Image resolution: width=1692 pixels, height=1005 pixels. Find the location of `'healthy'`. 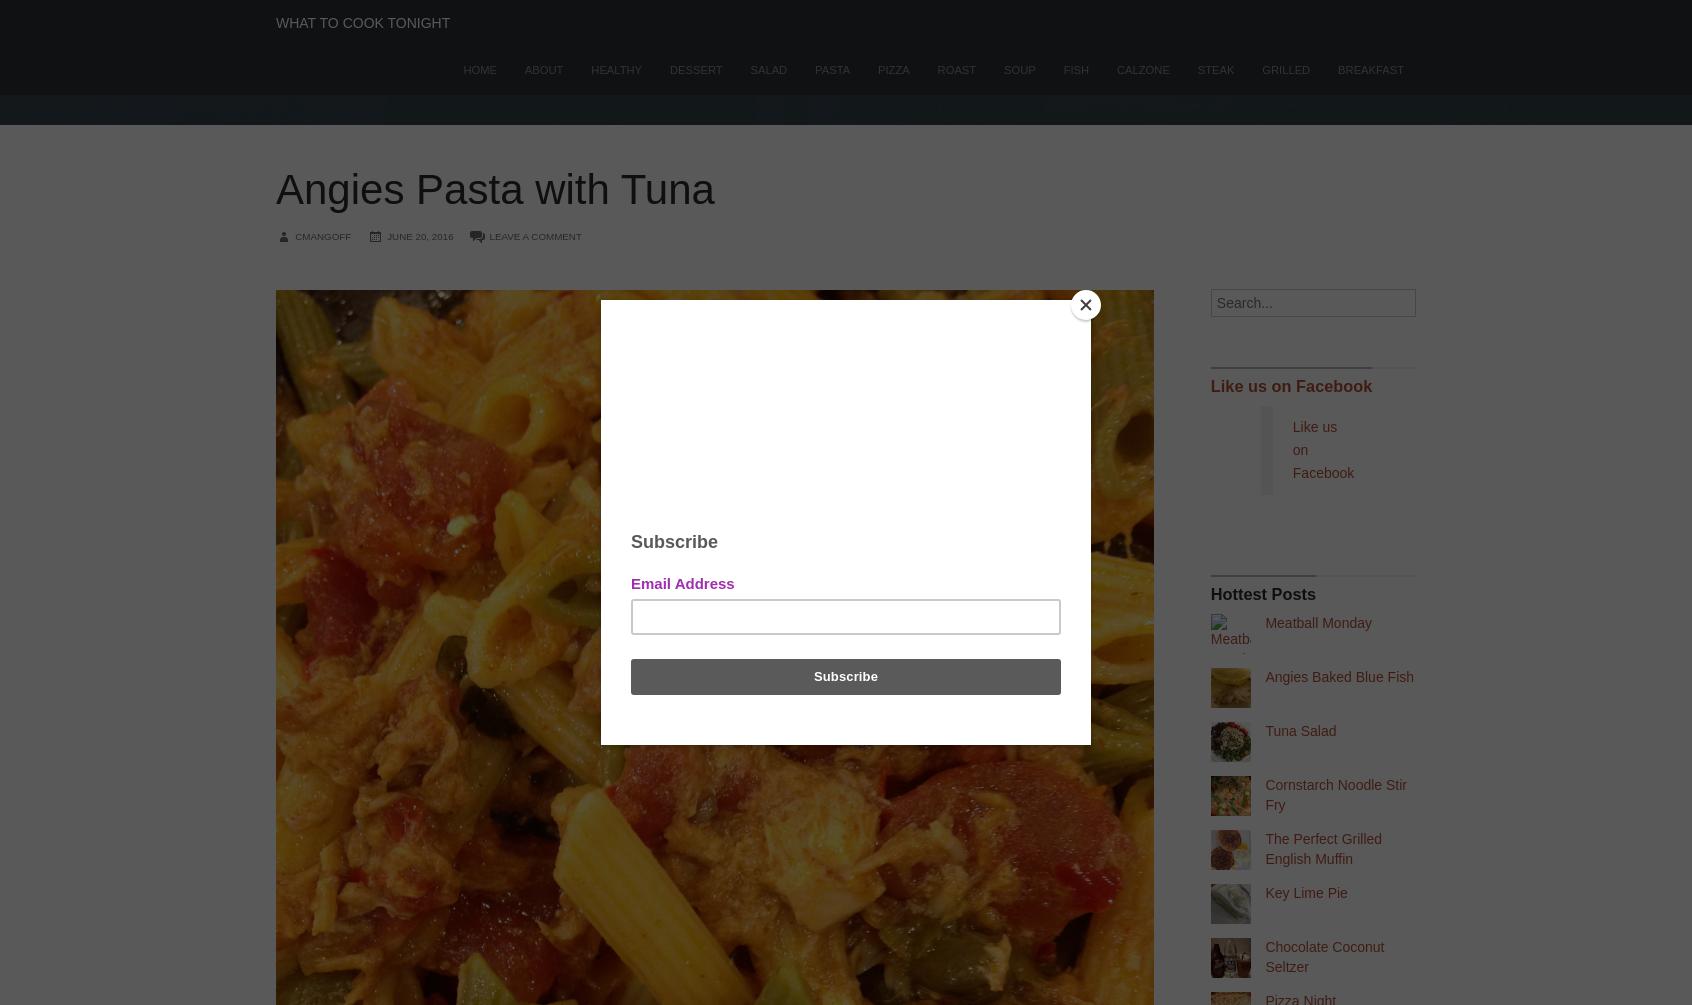

'healthy' is located at coordinates (615, 70).